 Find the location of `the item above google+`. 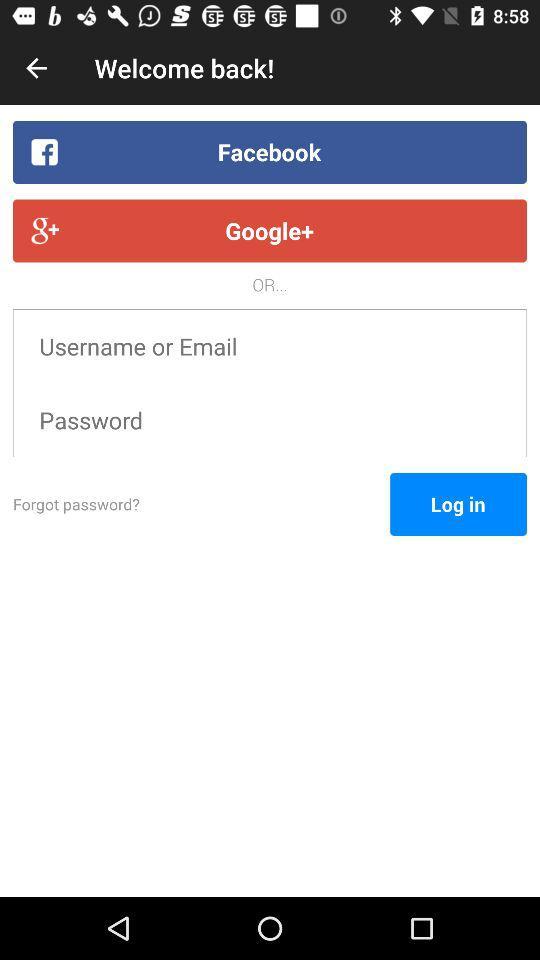

the item above google+ is located at coordinates (270, 151).